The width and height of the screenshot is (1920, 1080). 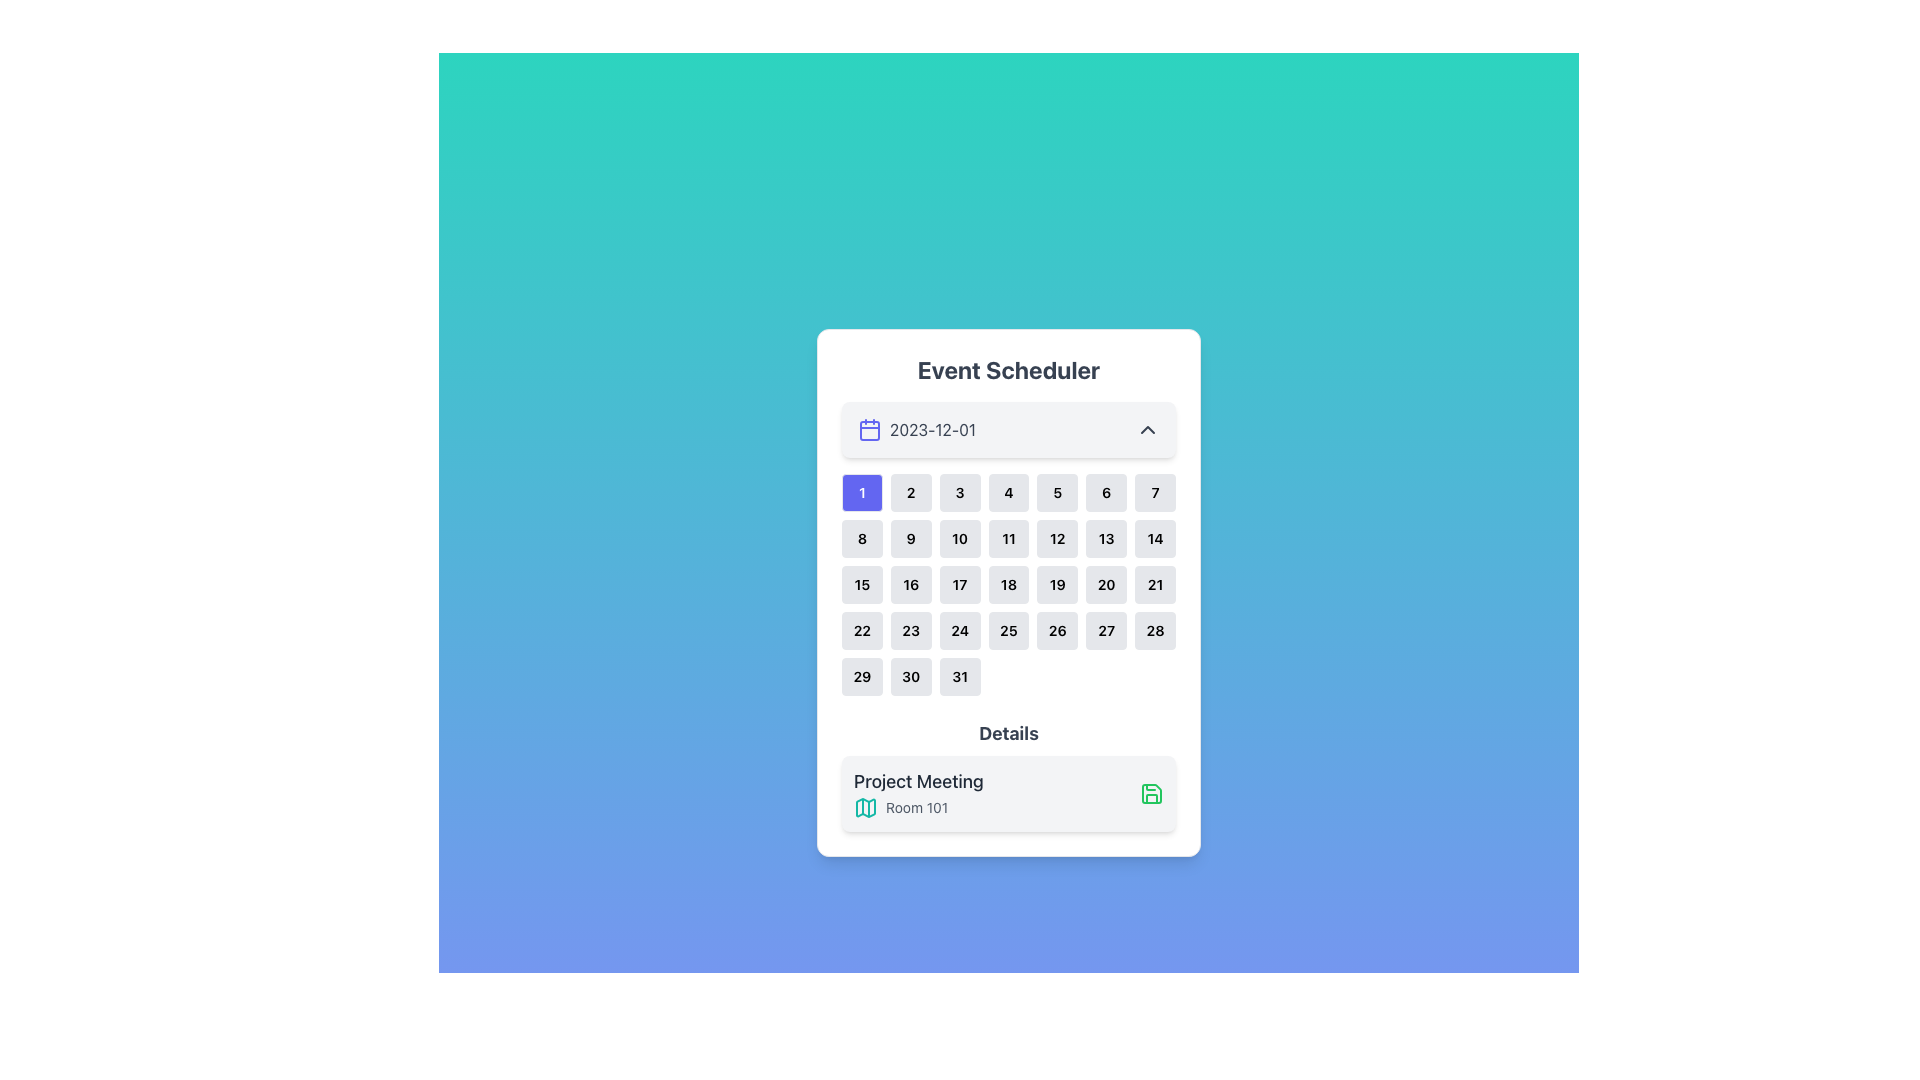 I want to click on the button representing the day '7' in the calendar, so click(x=1155, y=493).